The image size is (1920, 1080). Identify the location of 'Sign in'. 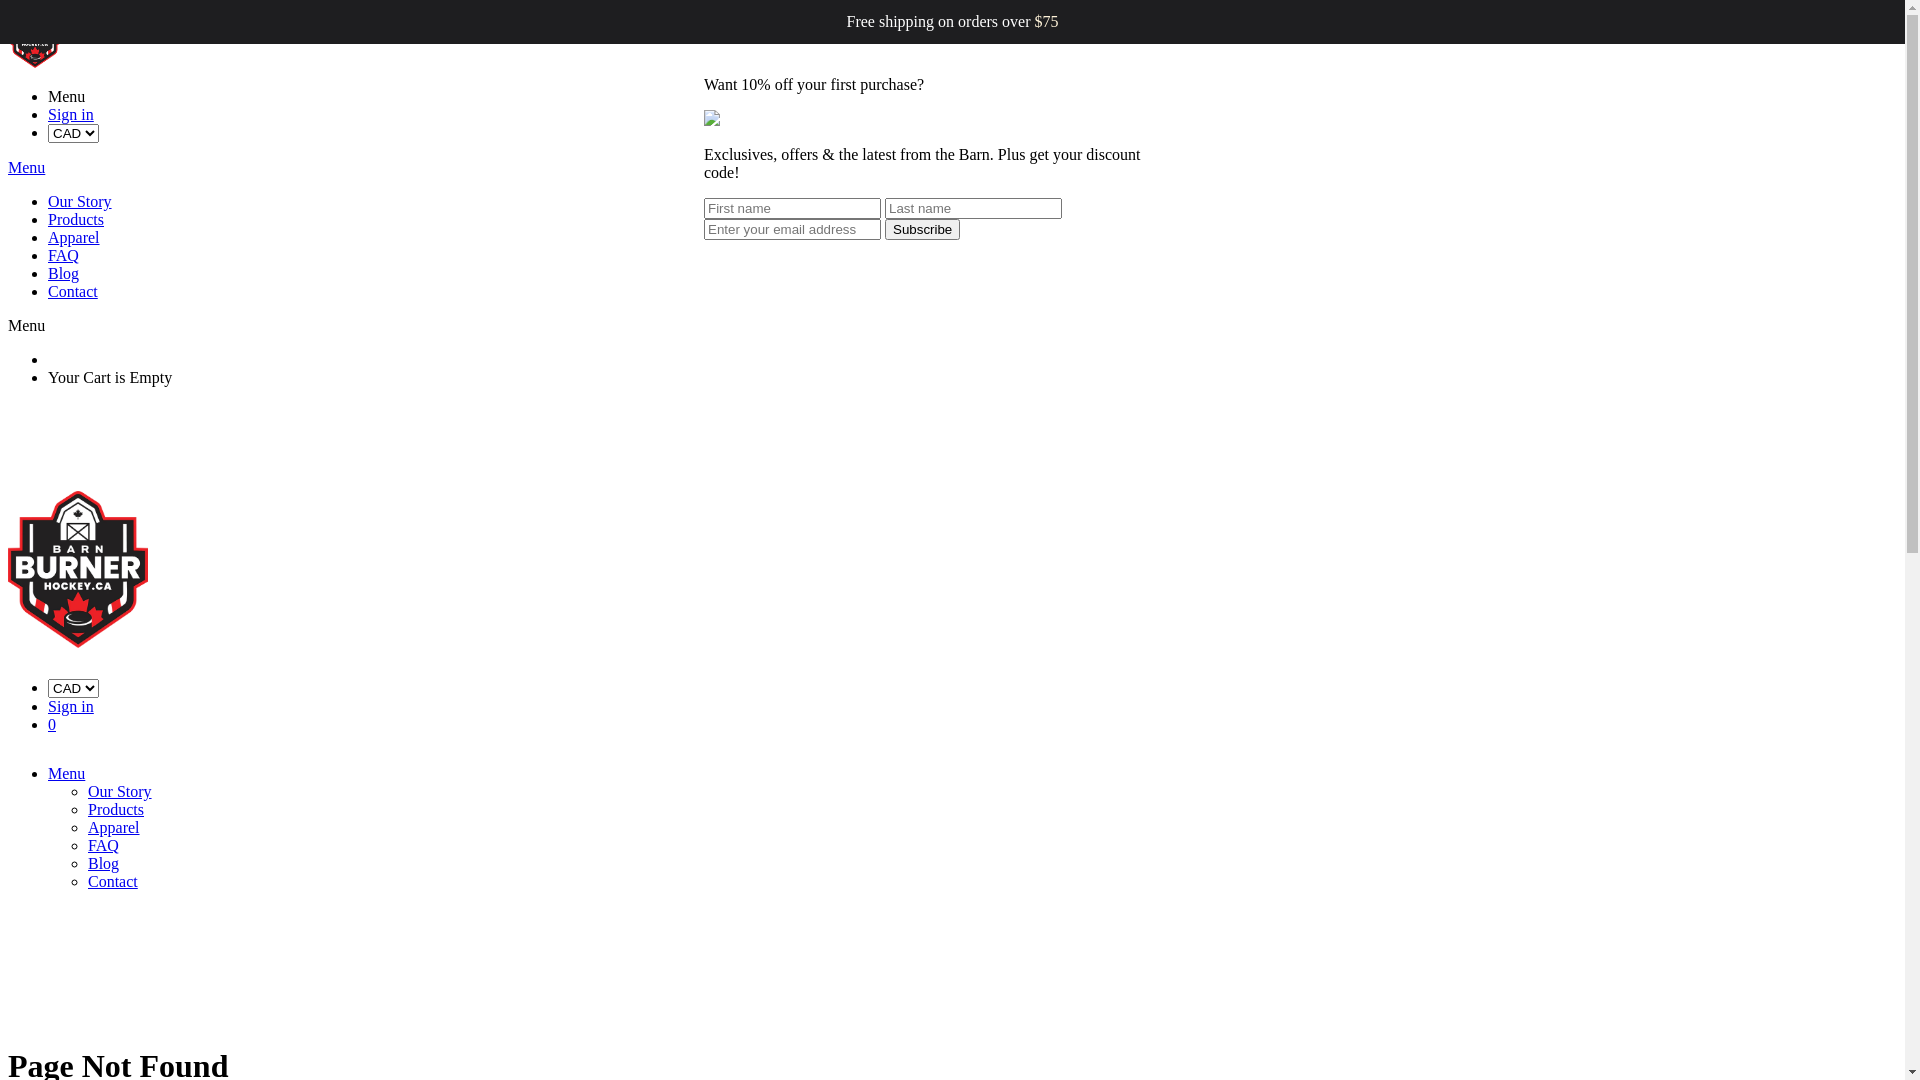
(48, 705).